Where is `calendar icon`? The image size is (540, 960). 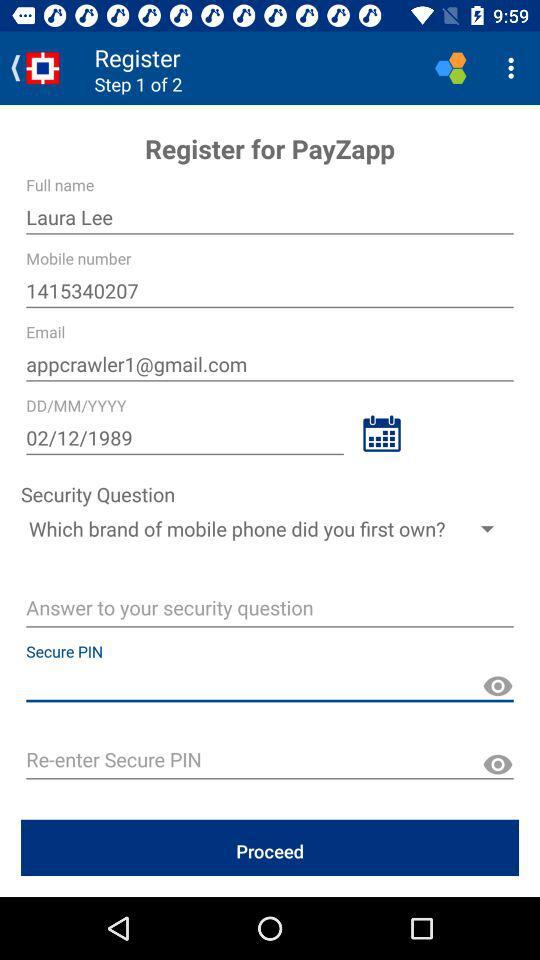
calendar icon is located at coordinates (381, 433).